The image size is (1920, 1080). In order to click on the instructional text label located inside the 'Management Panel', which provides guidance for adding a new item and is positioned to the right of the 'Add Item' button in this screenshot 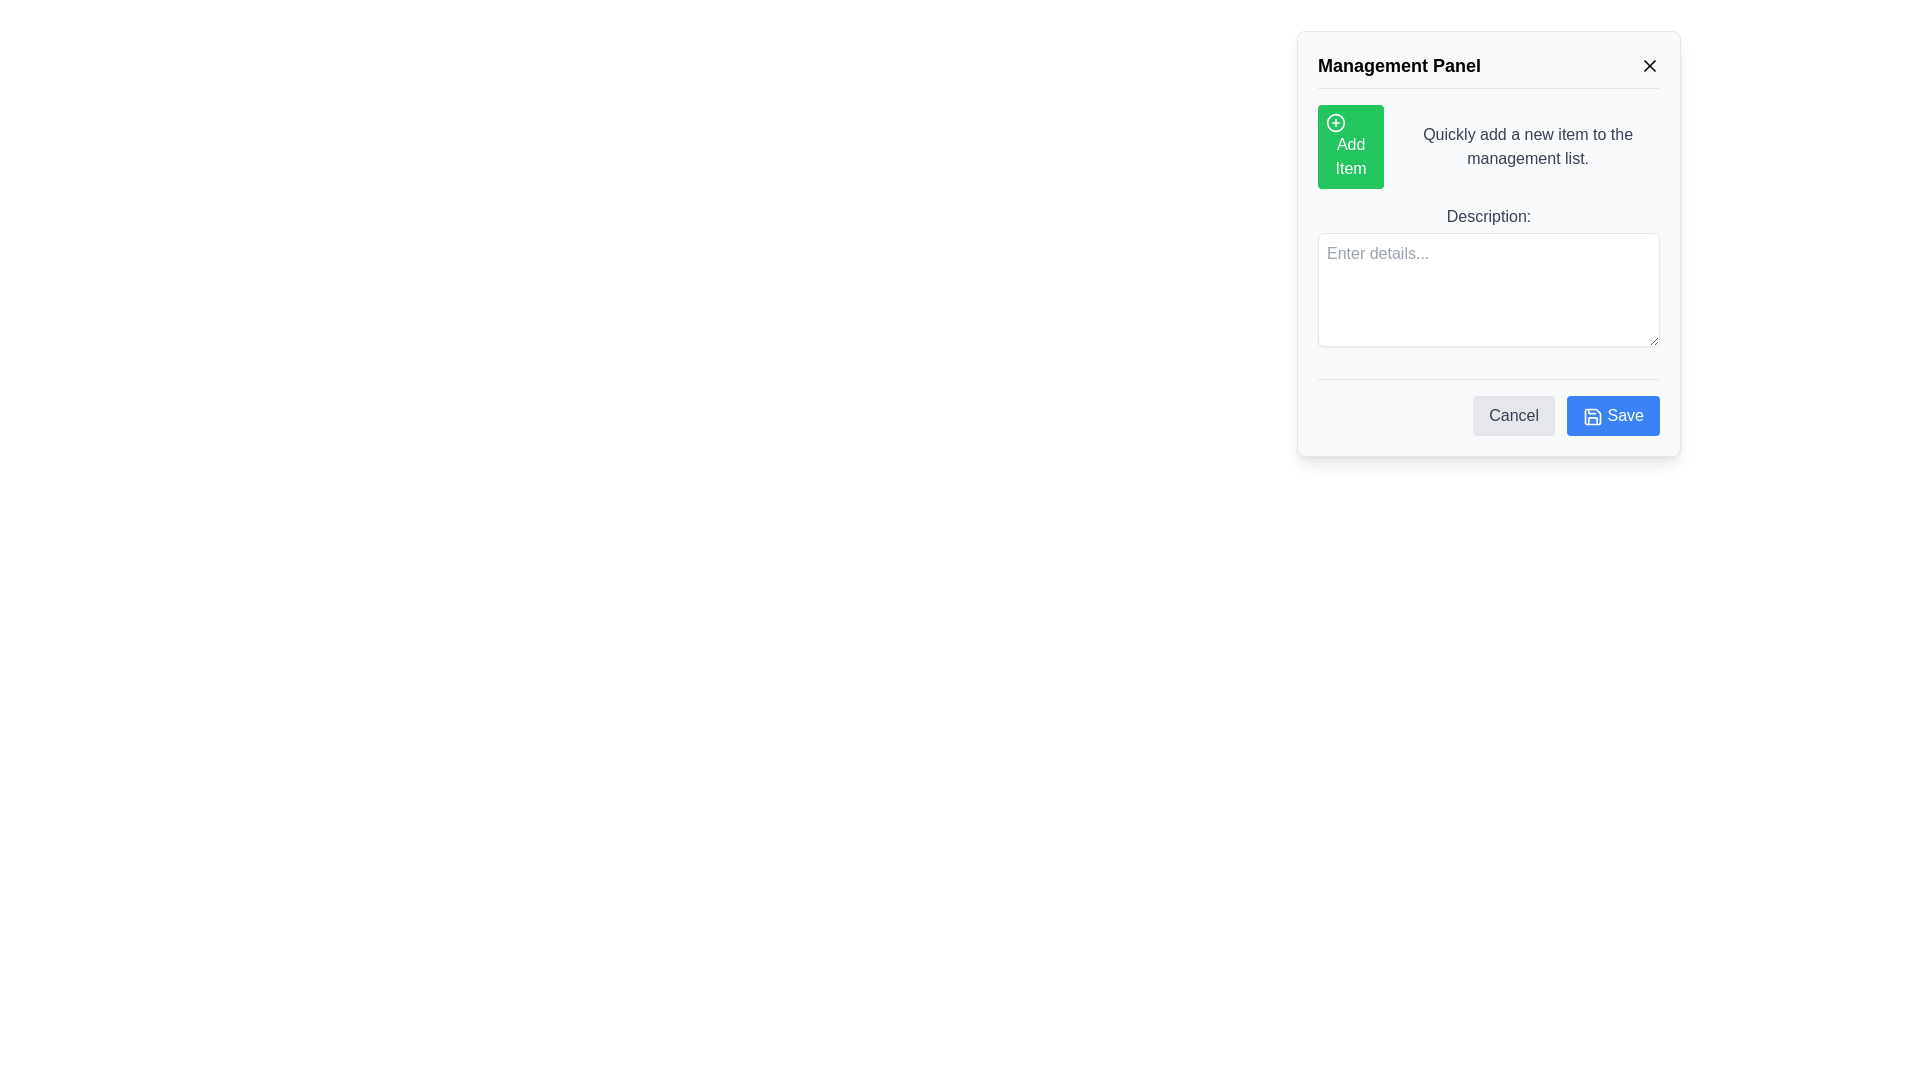, I will do `click(1527, 145)`.